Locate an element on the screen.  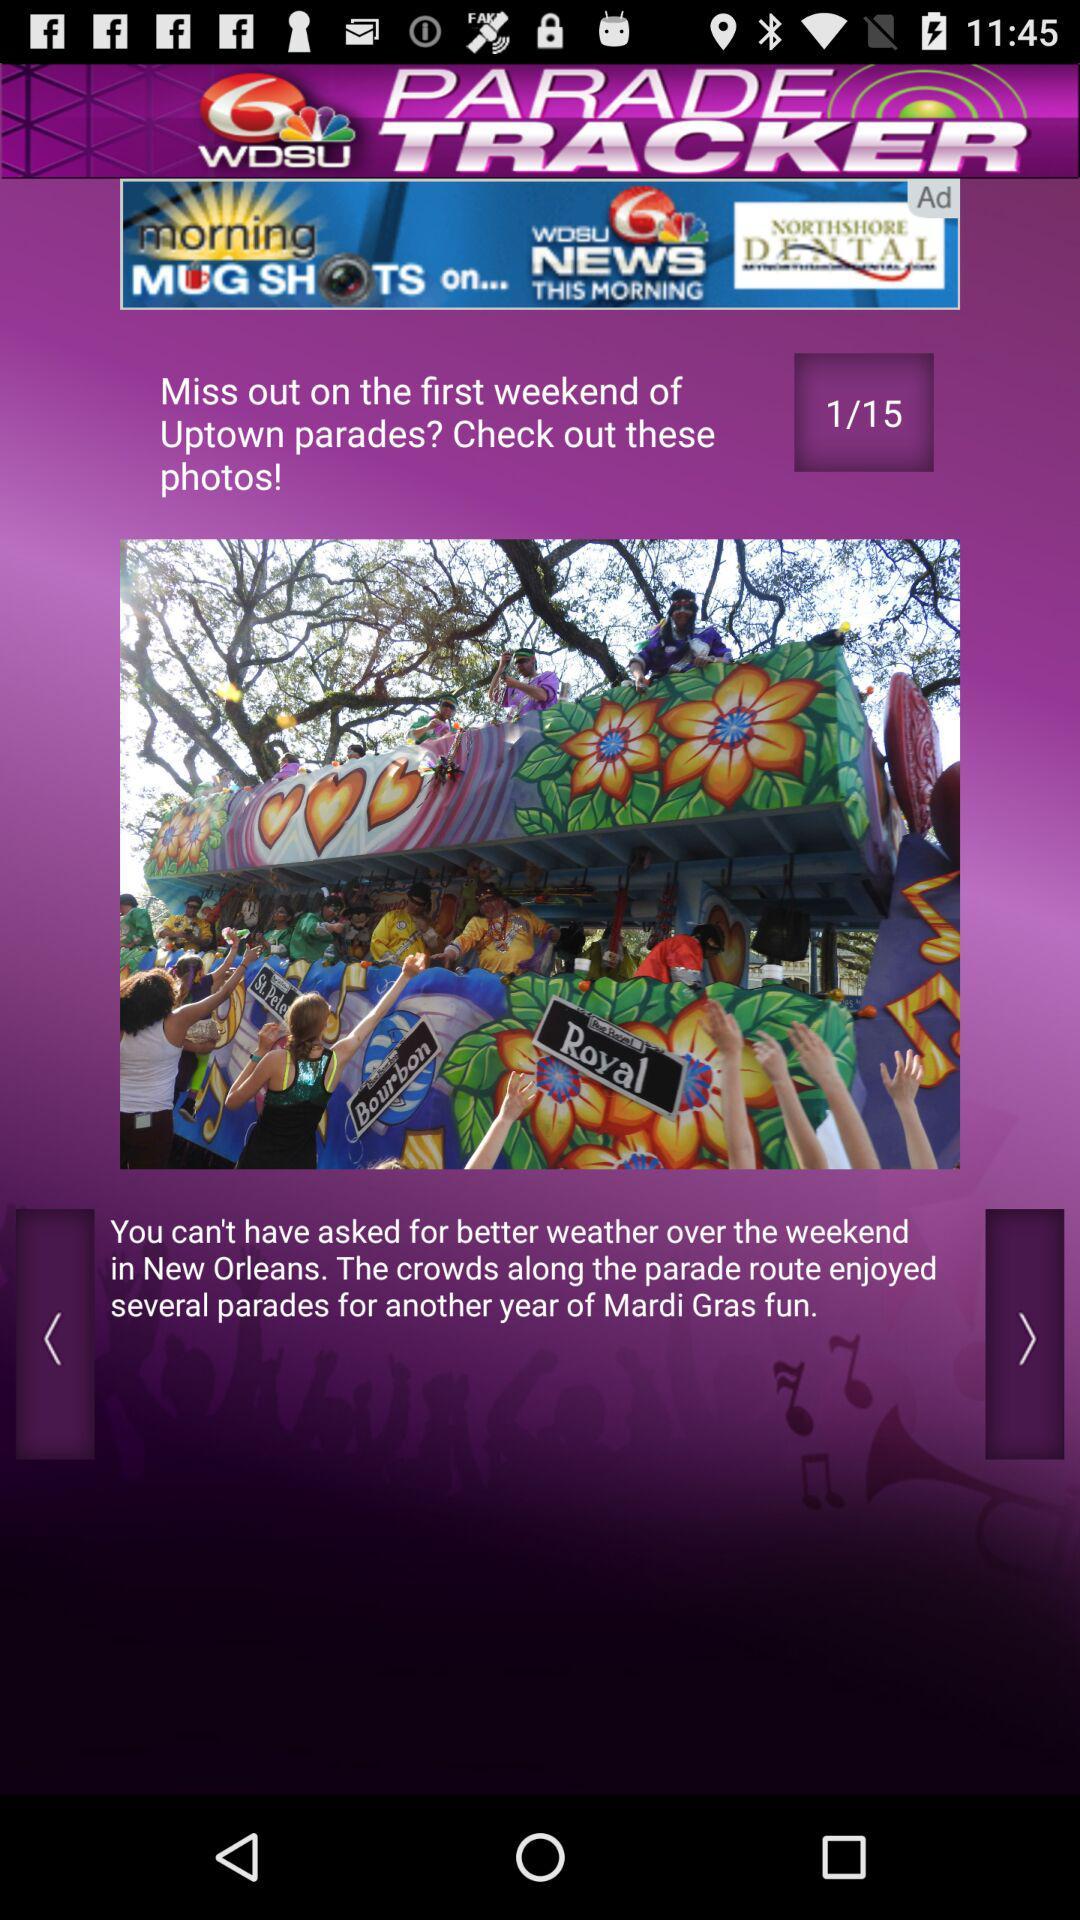
go back is located at coordinates (54, 1334).